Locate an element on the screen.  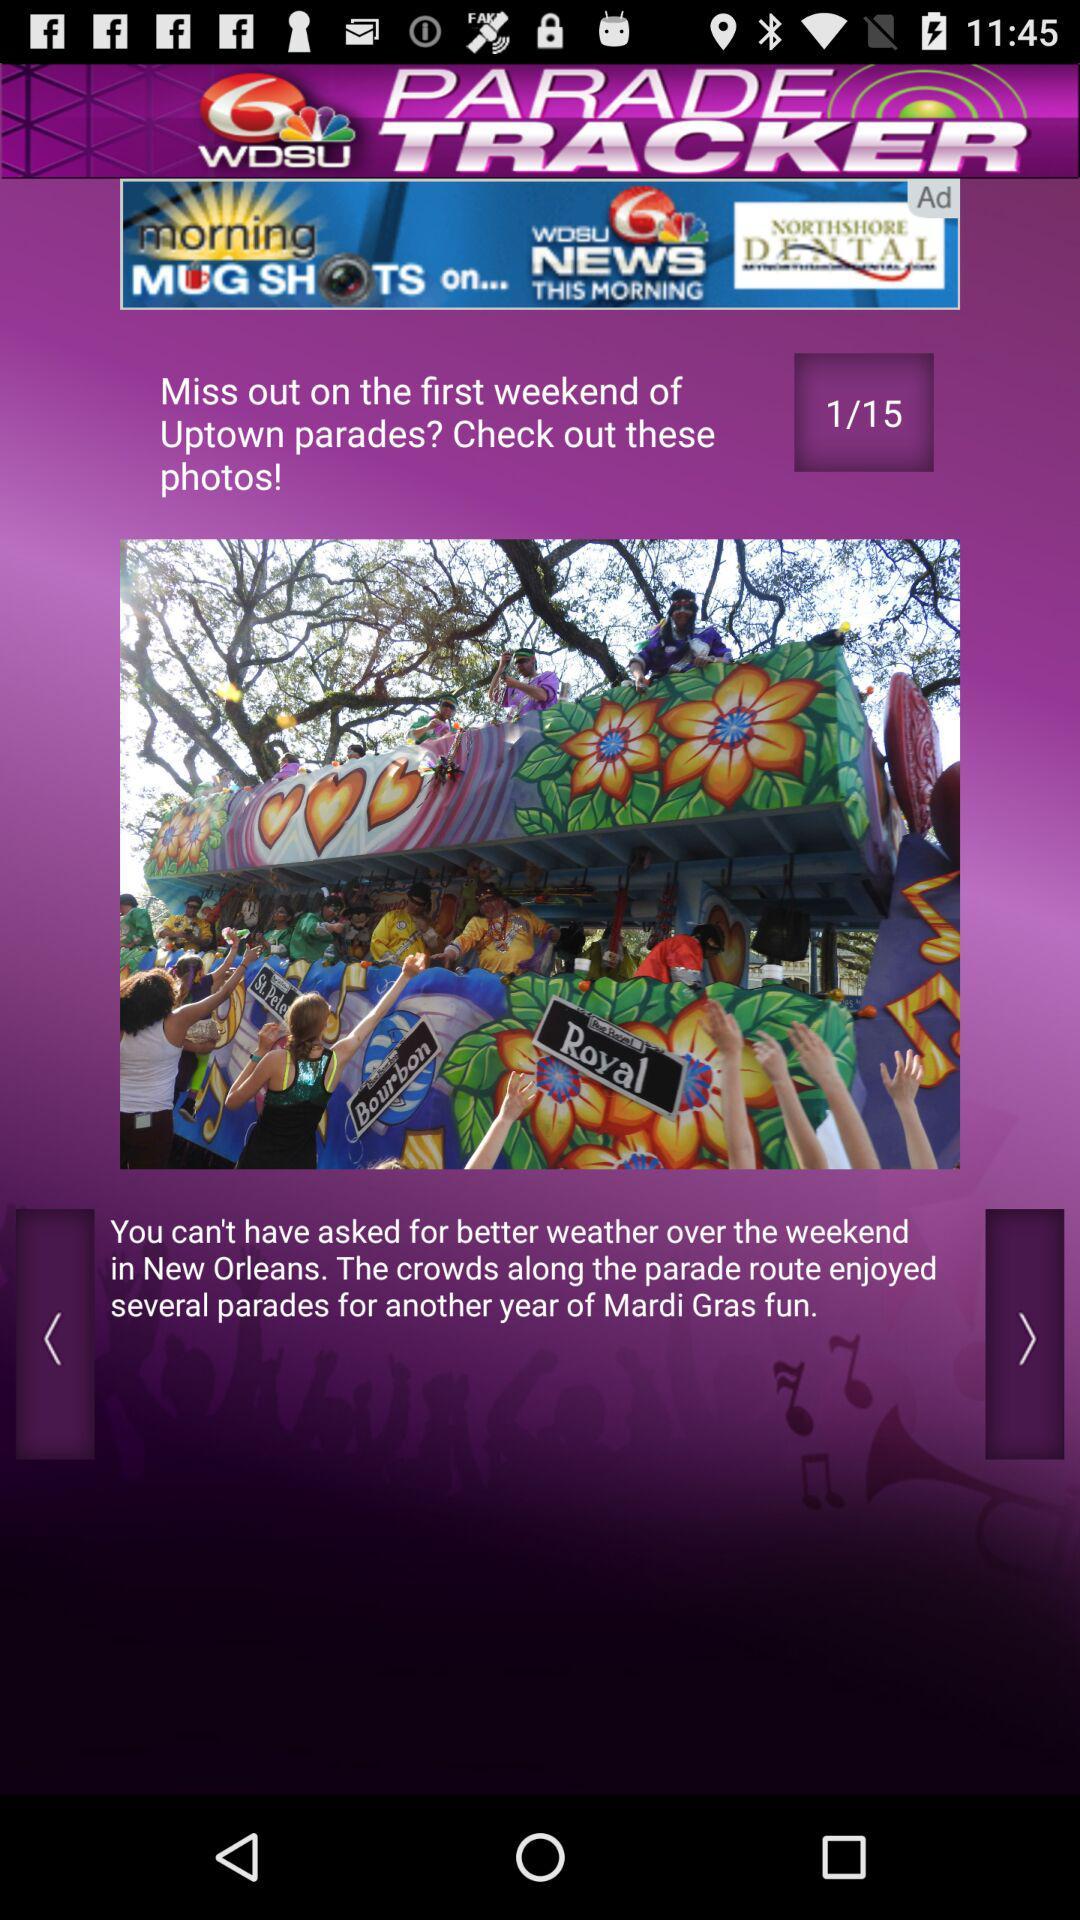
go back is located at coordinates (54, 1334).